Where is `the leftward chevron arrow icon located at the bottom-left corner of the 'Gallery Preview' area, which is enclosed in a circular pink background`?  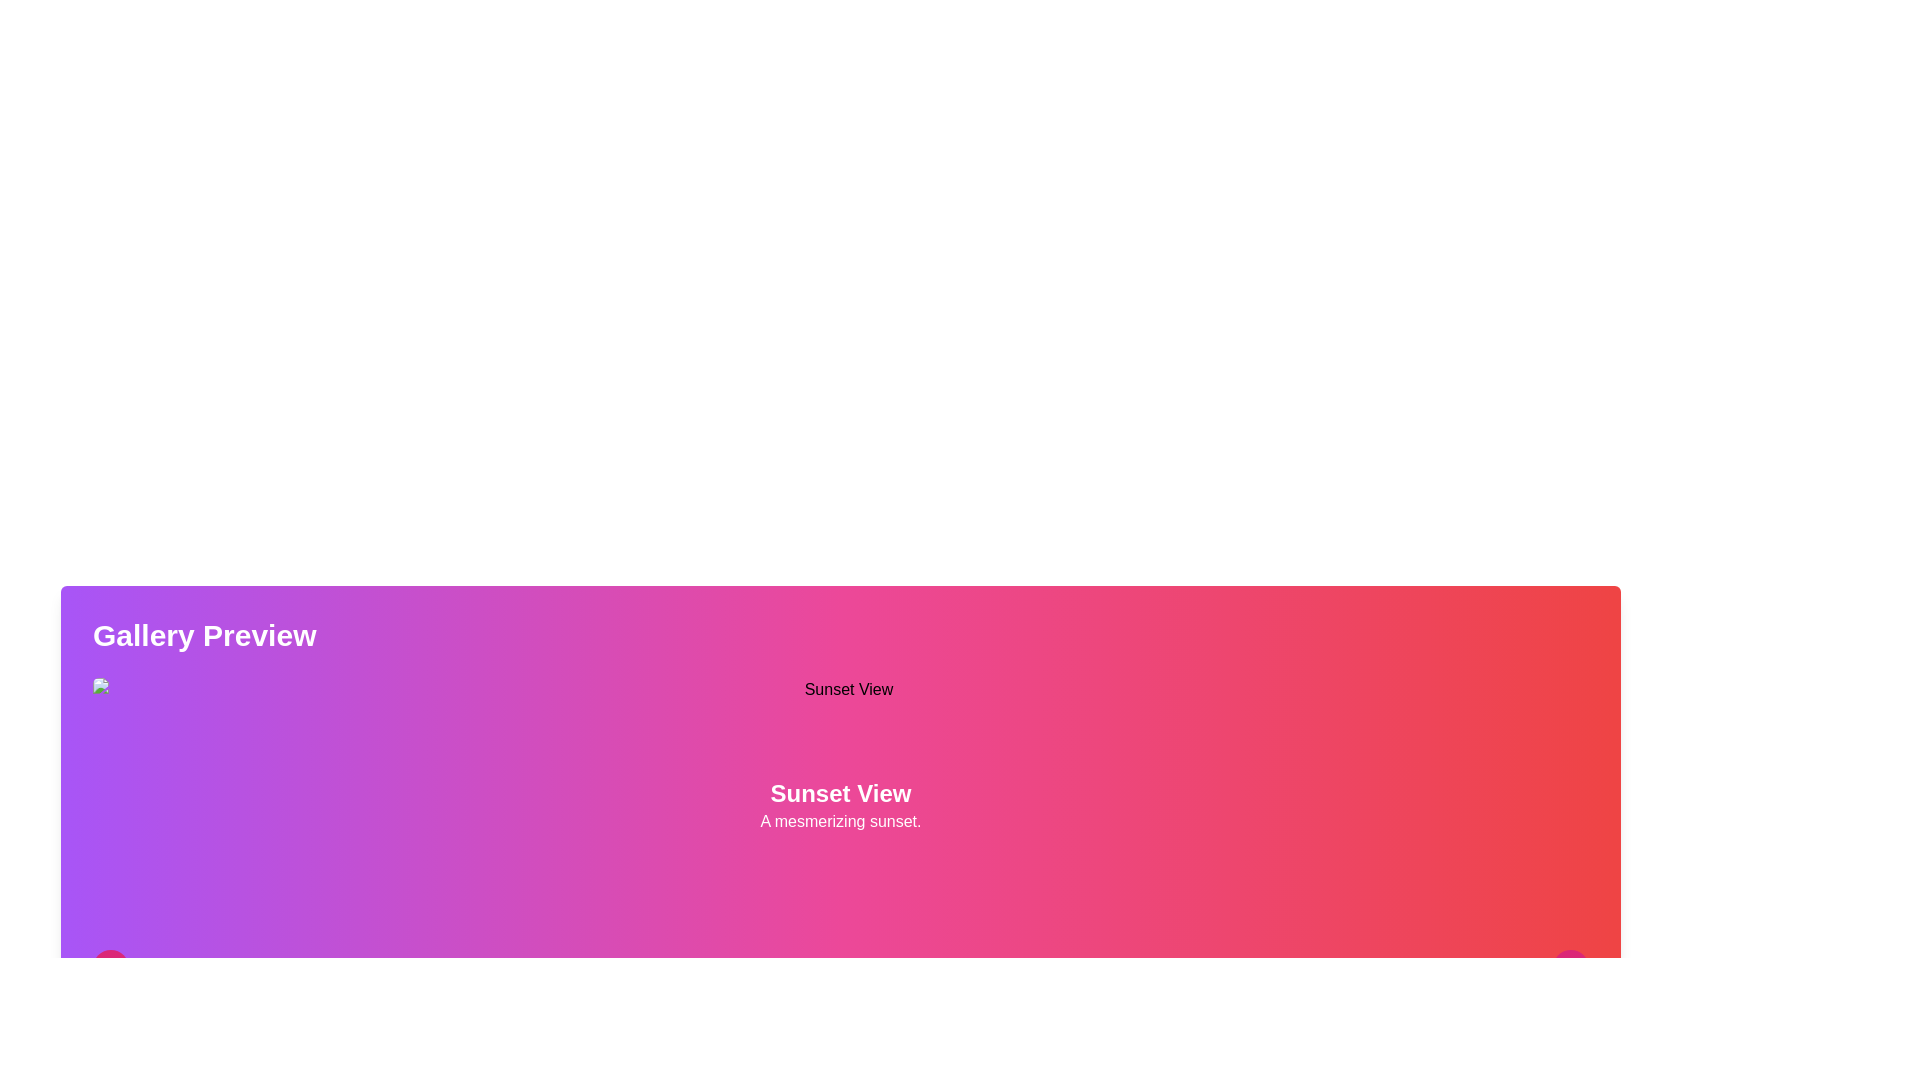
the leftward chevron arrow icon located at the bottom-left corner of the 'Gallery Preview' area, which is enclosed in a circular pink background is located at coordinates (109, 967).